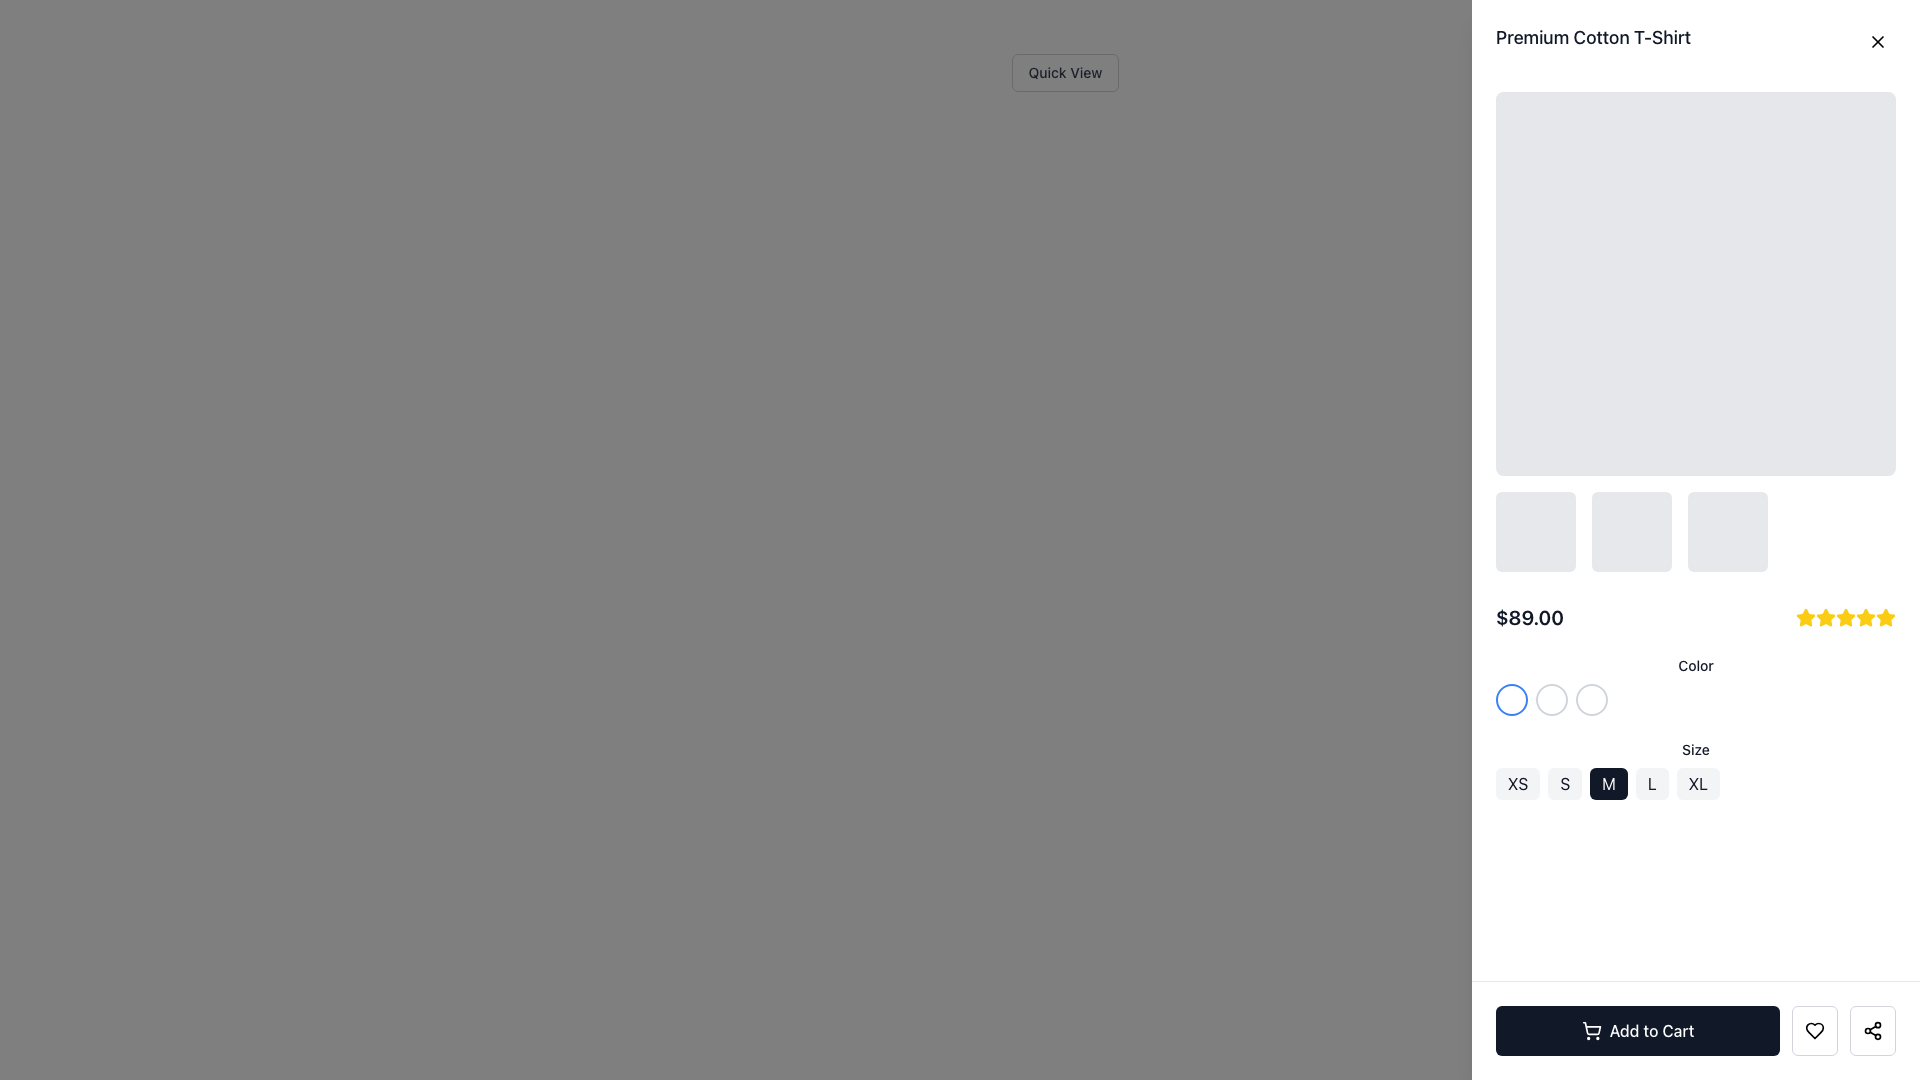 The image size is (1920, 1080). What do you see at coordinates (1694, 749) in the screenshot?
I see `the text label displaying 'Size', which is styled with smaller-sized, medium-weight dark gray text, located in the right section of the interface above the size selection buttons` at bounding box center [1694, 749].